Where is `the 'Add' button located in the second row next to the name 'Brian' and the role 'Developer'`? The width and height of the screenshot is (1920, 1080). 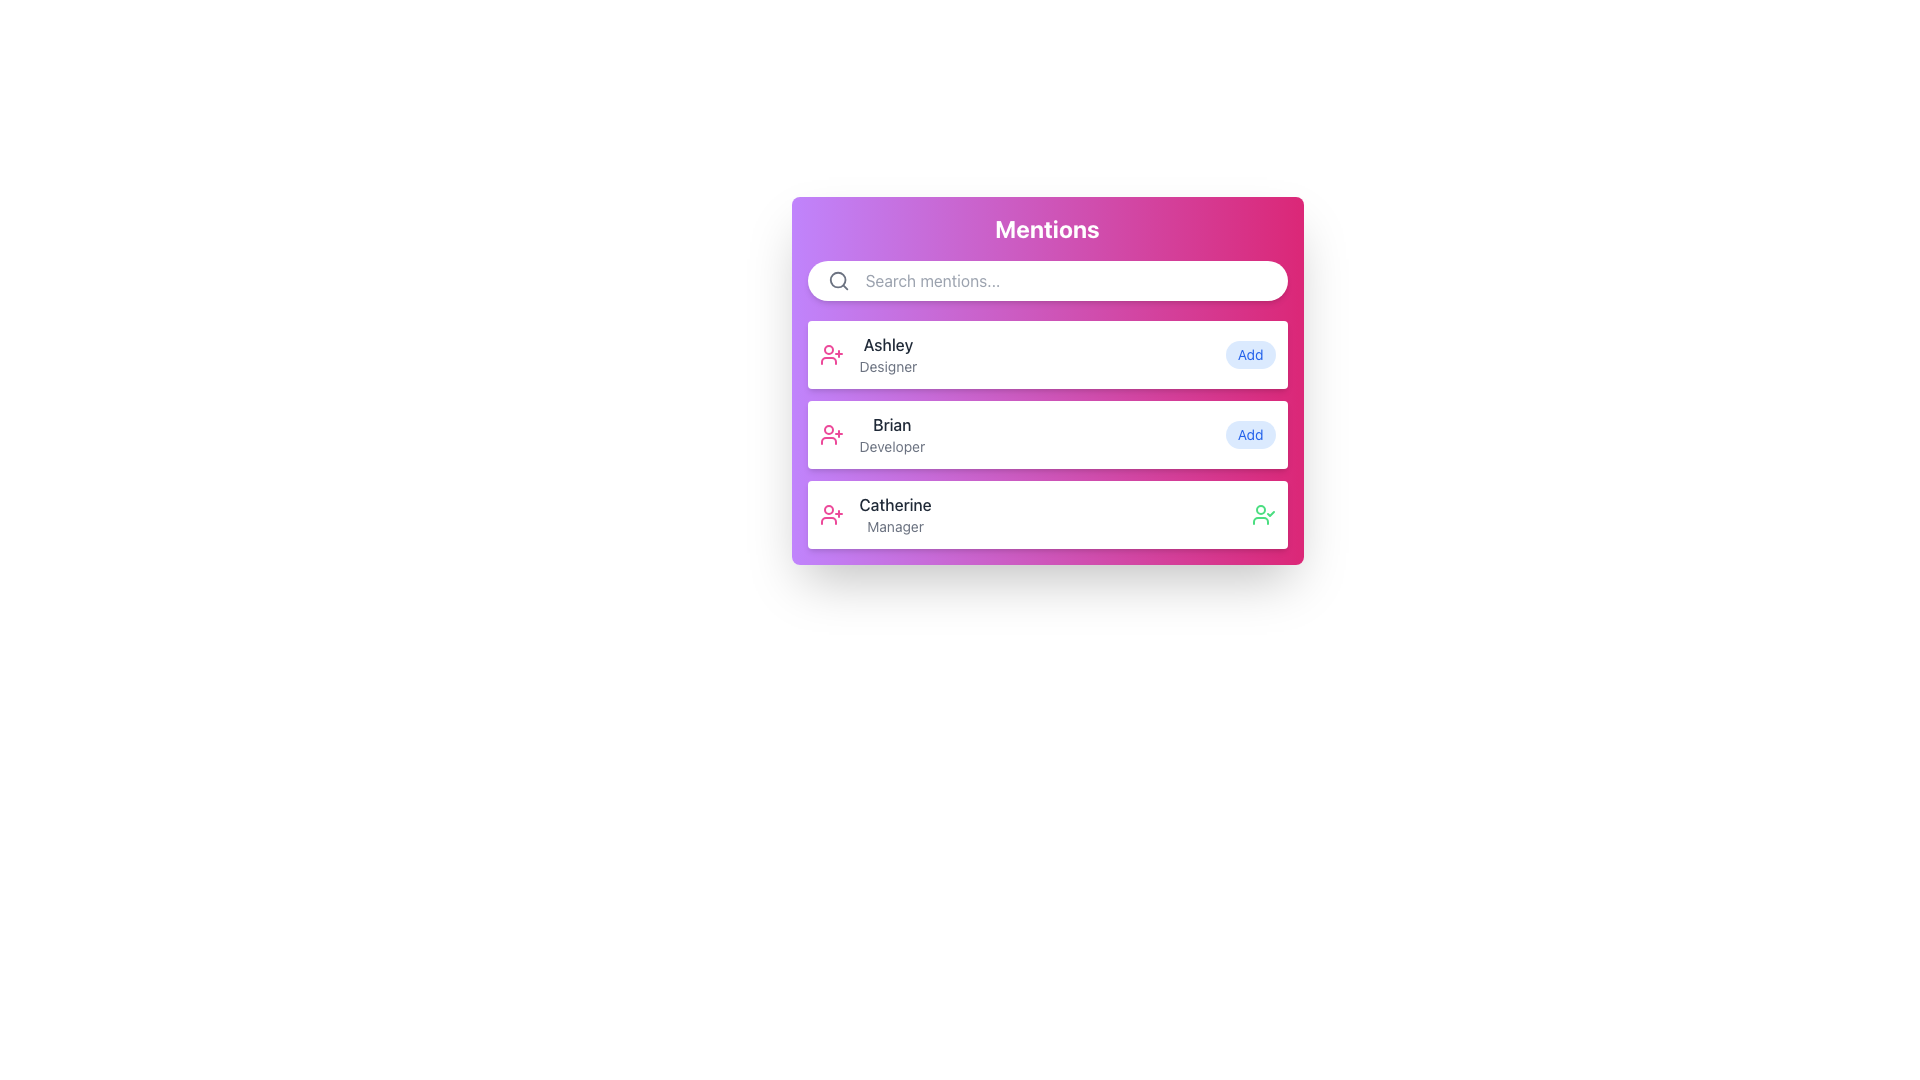 the 'Add' button located in the second row next to the name 'Brian' and the role 'Developer' is located at coordinates (1249, 434).